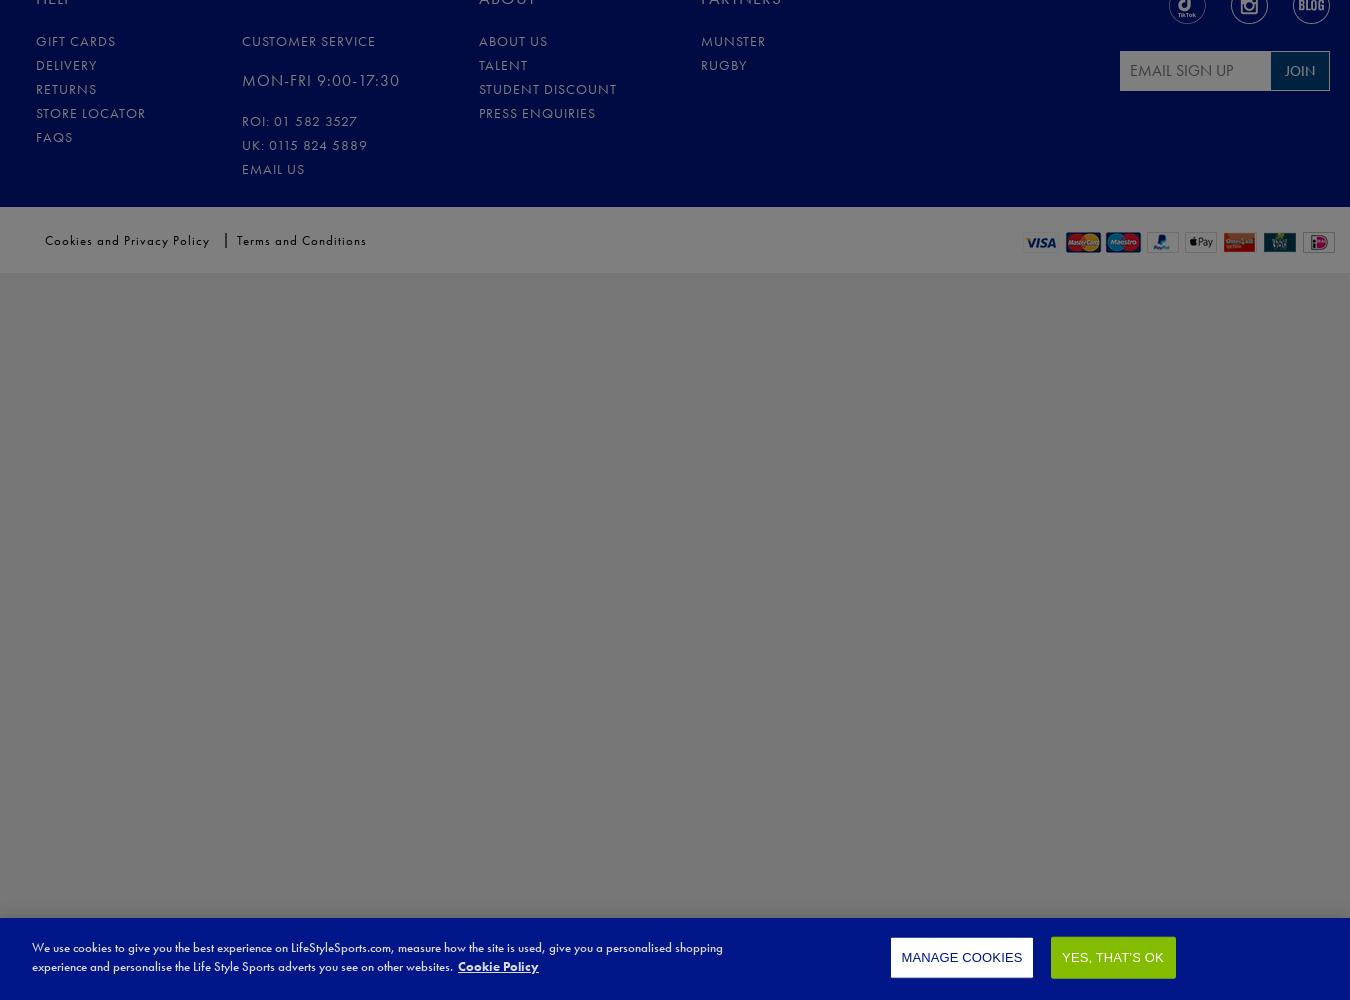 This screenshot has height=1000, width=1350. What do you see at coordinates (1298, 69) in the screenshot?
I see `'Join'` at bounding box center [1298, 69].